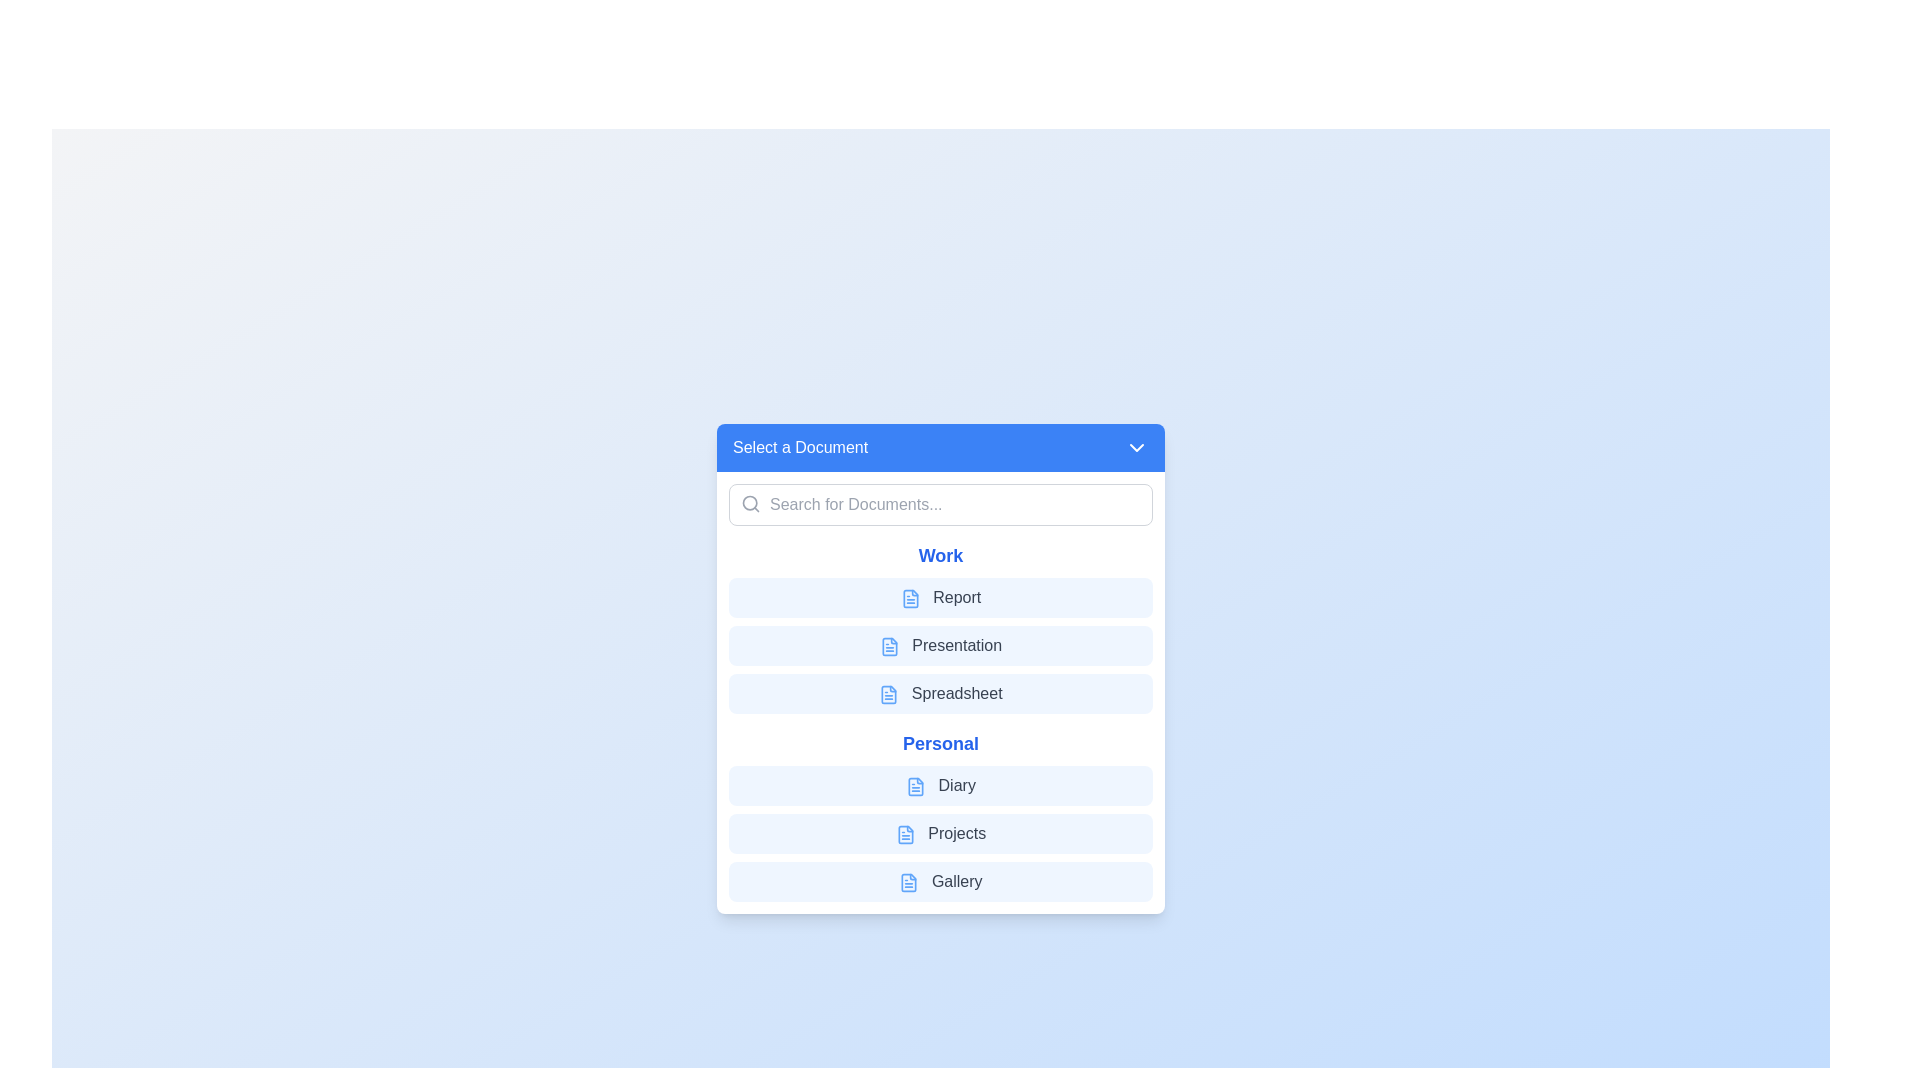 Image resolution: width=1920 pixels, height=1080 pixels. I want to click on the 'Presentation' option button located in the second position under the 'Work' category to trigger the hover effect, so click(939, 645).